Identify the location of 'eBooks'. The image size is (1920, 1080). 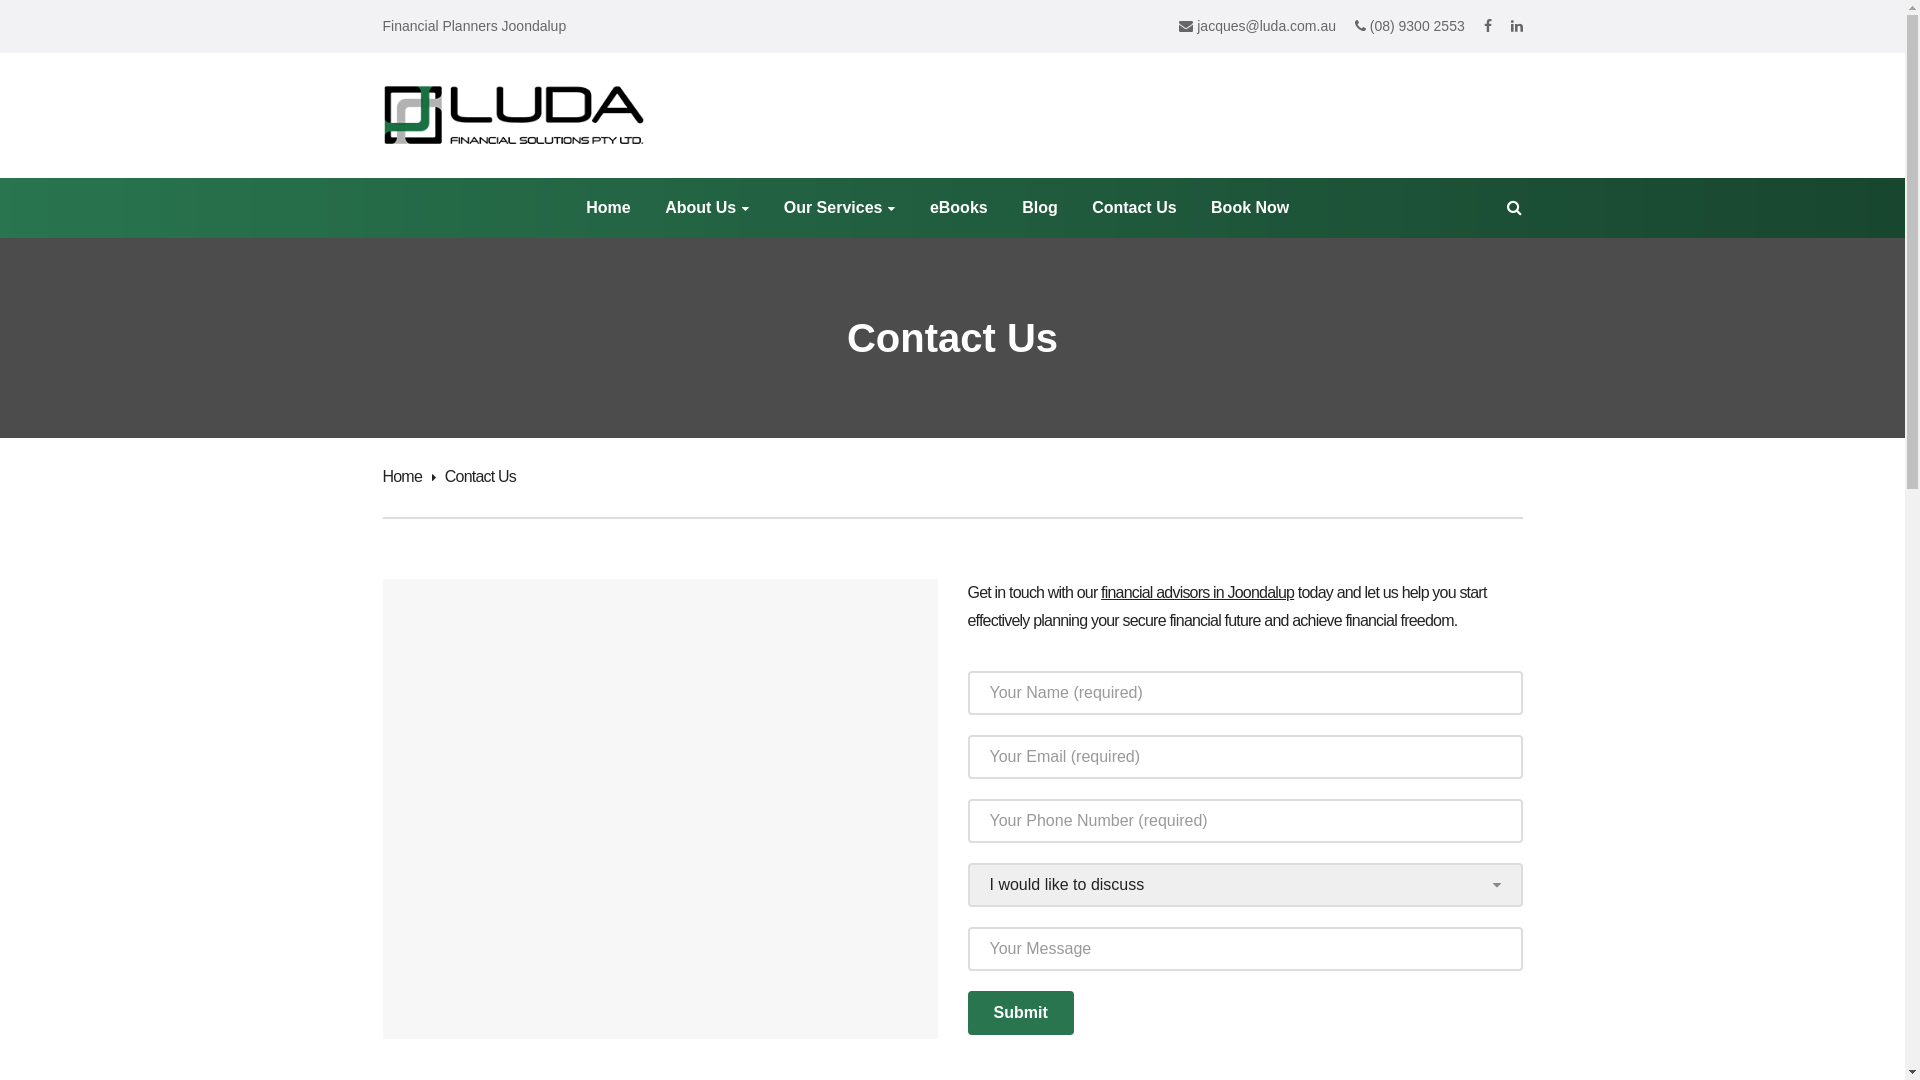
(958, 208).